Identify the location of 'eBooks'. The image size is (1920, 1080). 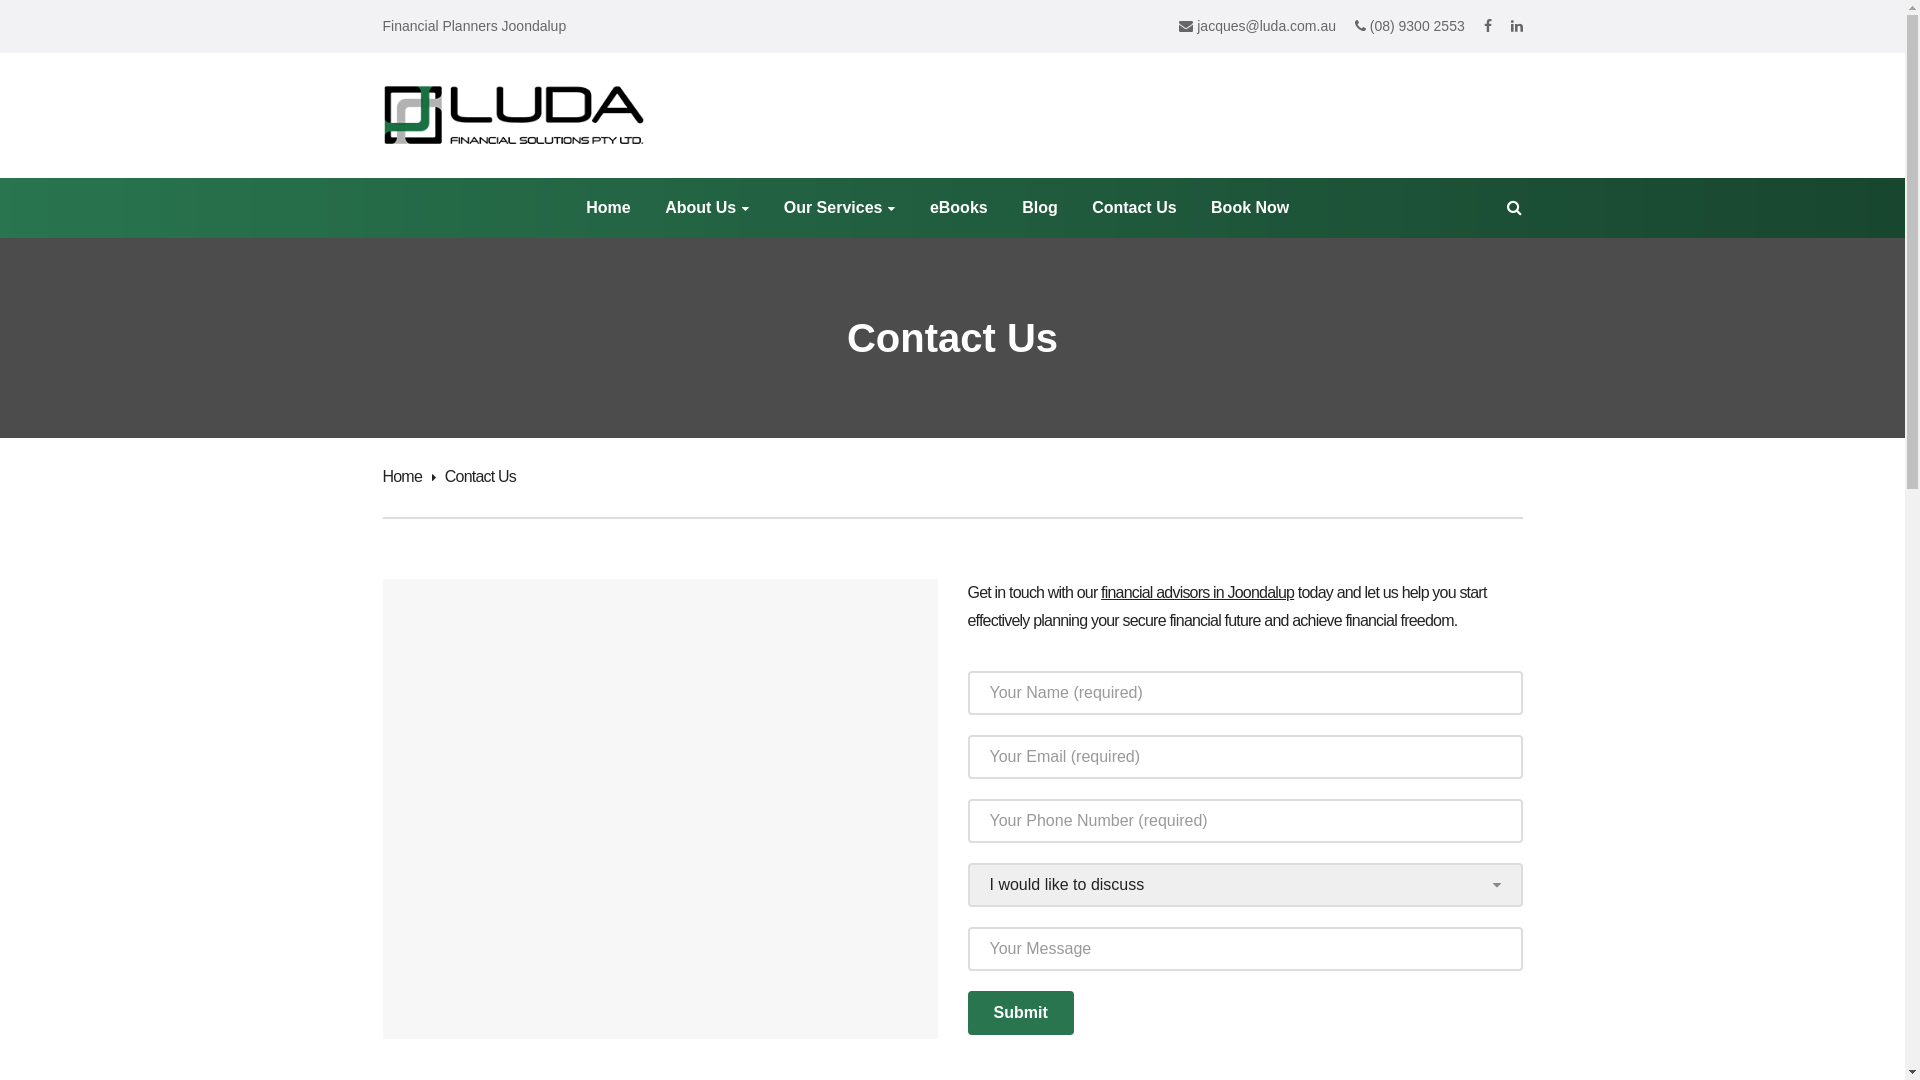
(958, 208).